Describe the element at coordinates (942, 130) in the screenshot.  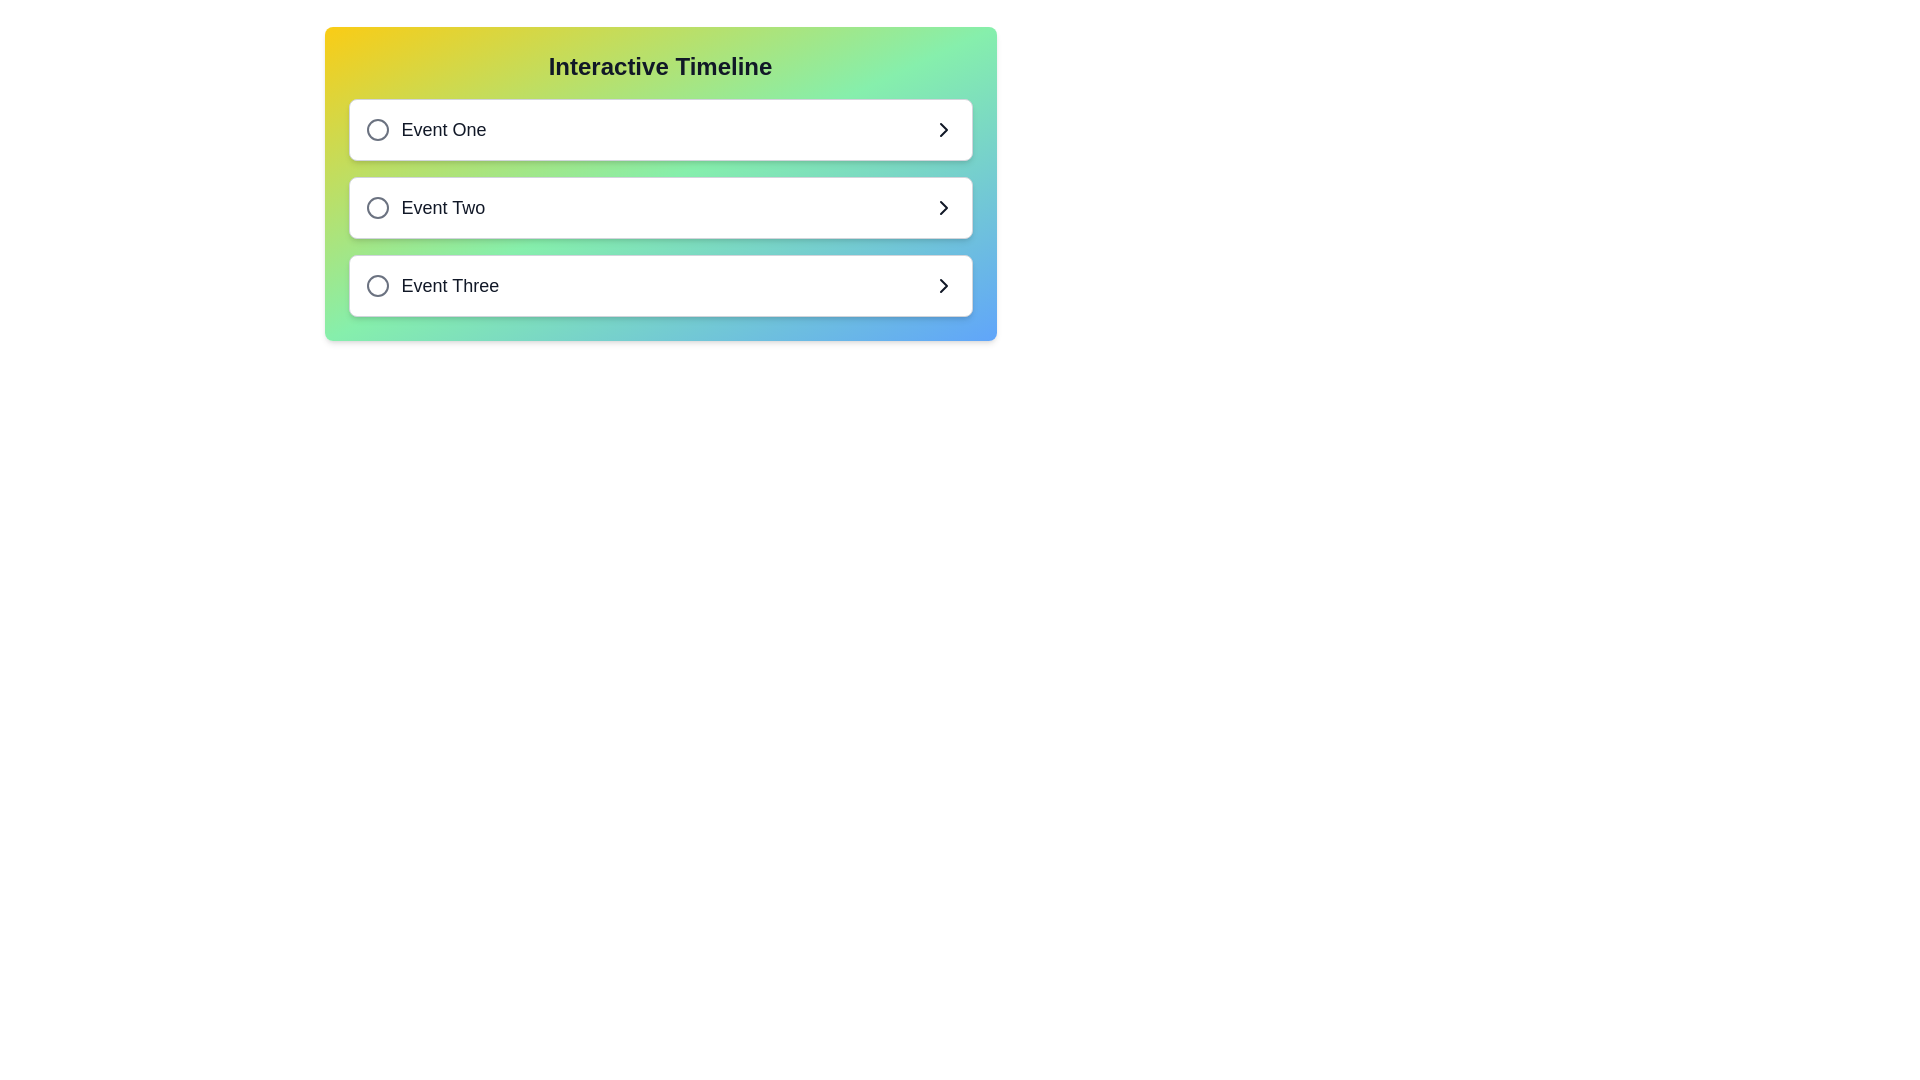
I see `the chevron arrow icon located on the right end of the 'Event One' interactive box in the 'Interactive Timeline' card` at that location.